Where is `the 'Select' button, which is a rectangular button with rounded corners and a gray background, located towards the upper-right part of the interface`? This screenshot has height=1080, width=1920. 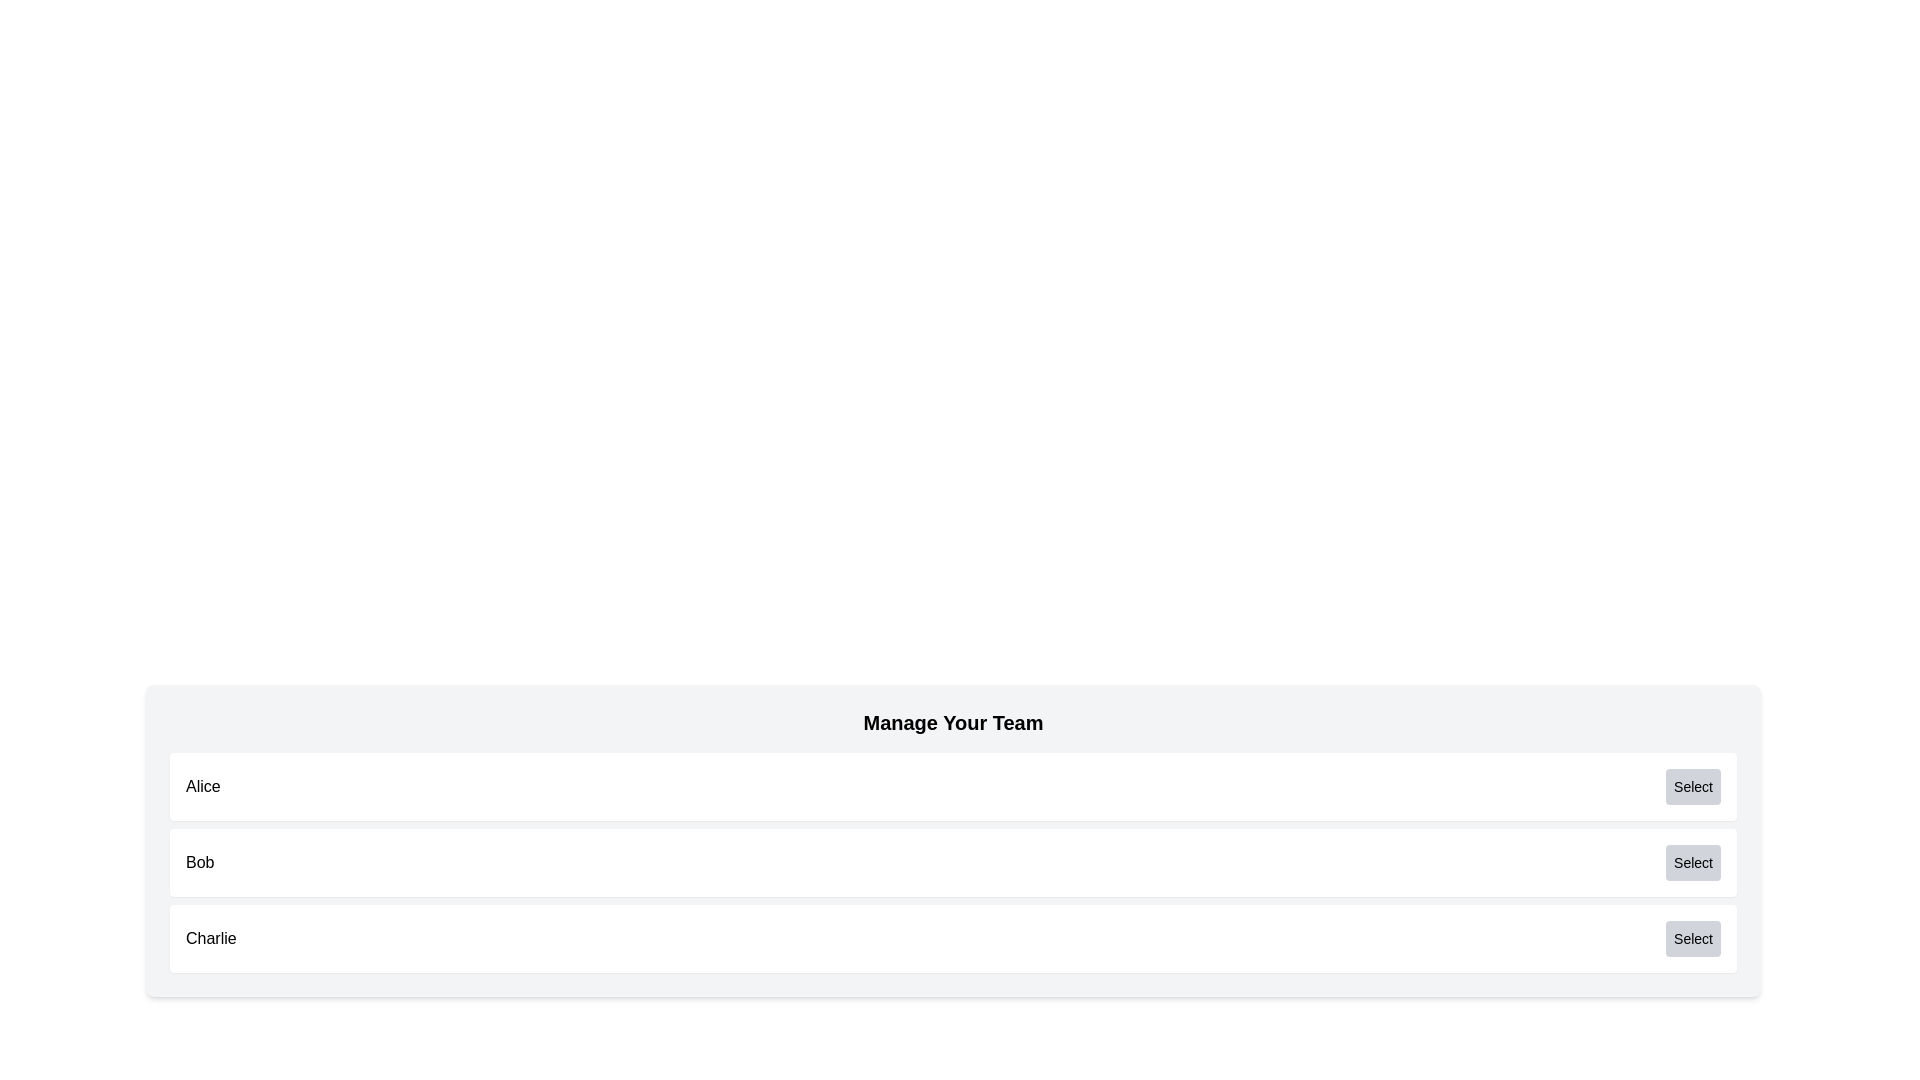
the 'Select' button, which is a rectangular button with rounded corners and a gray background, located towards the upper-right part of the interface is located at coordinates (1692, 785).